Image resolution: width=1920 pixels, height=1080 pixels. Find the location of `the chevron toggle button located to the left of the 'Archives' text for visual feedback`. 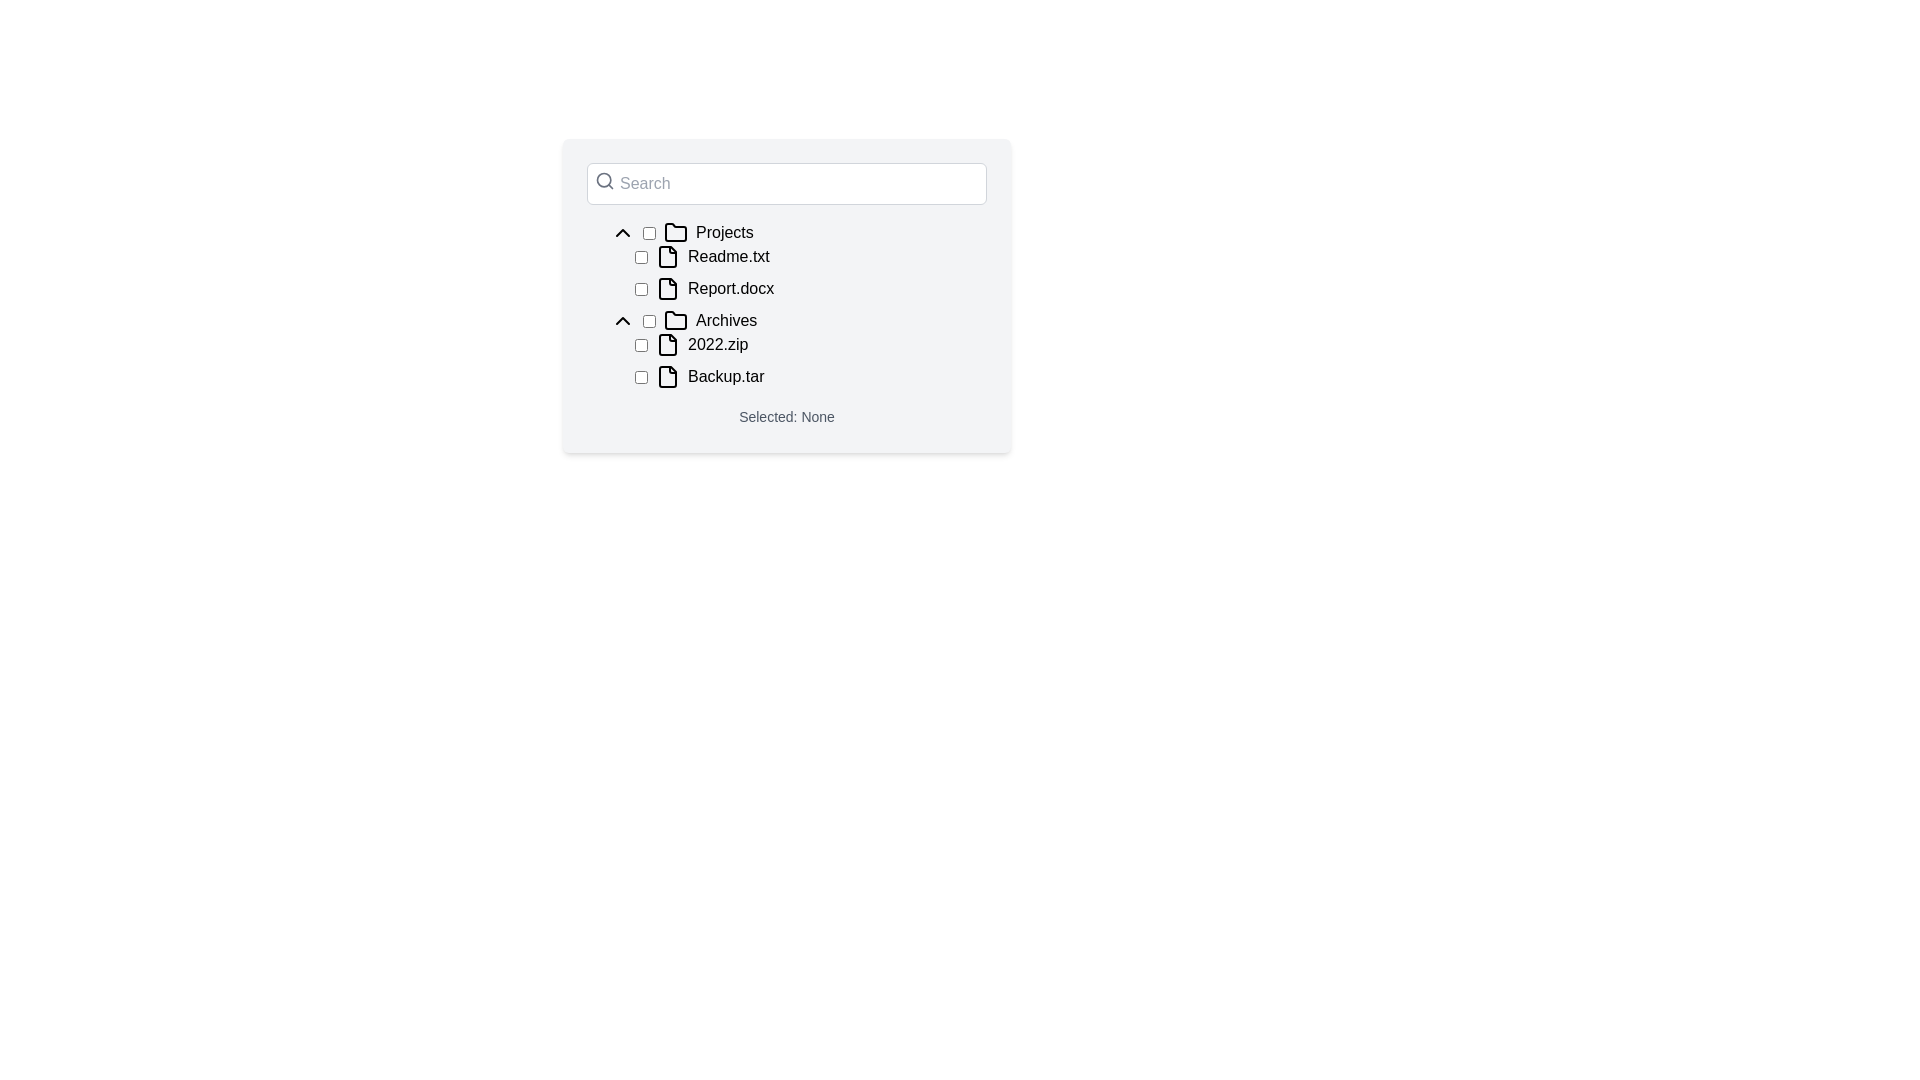

the chevron toggle button located to the left of the 'Archives' text for visual feedback is located at coordinates (622, 319).